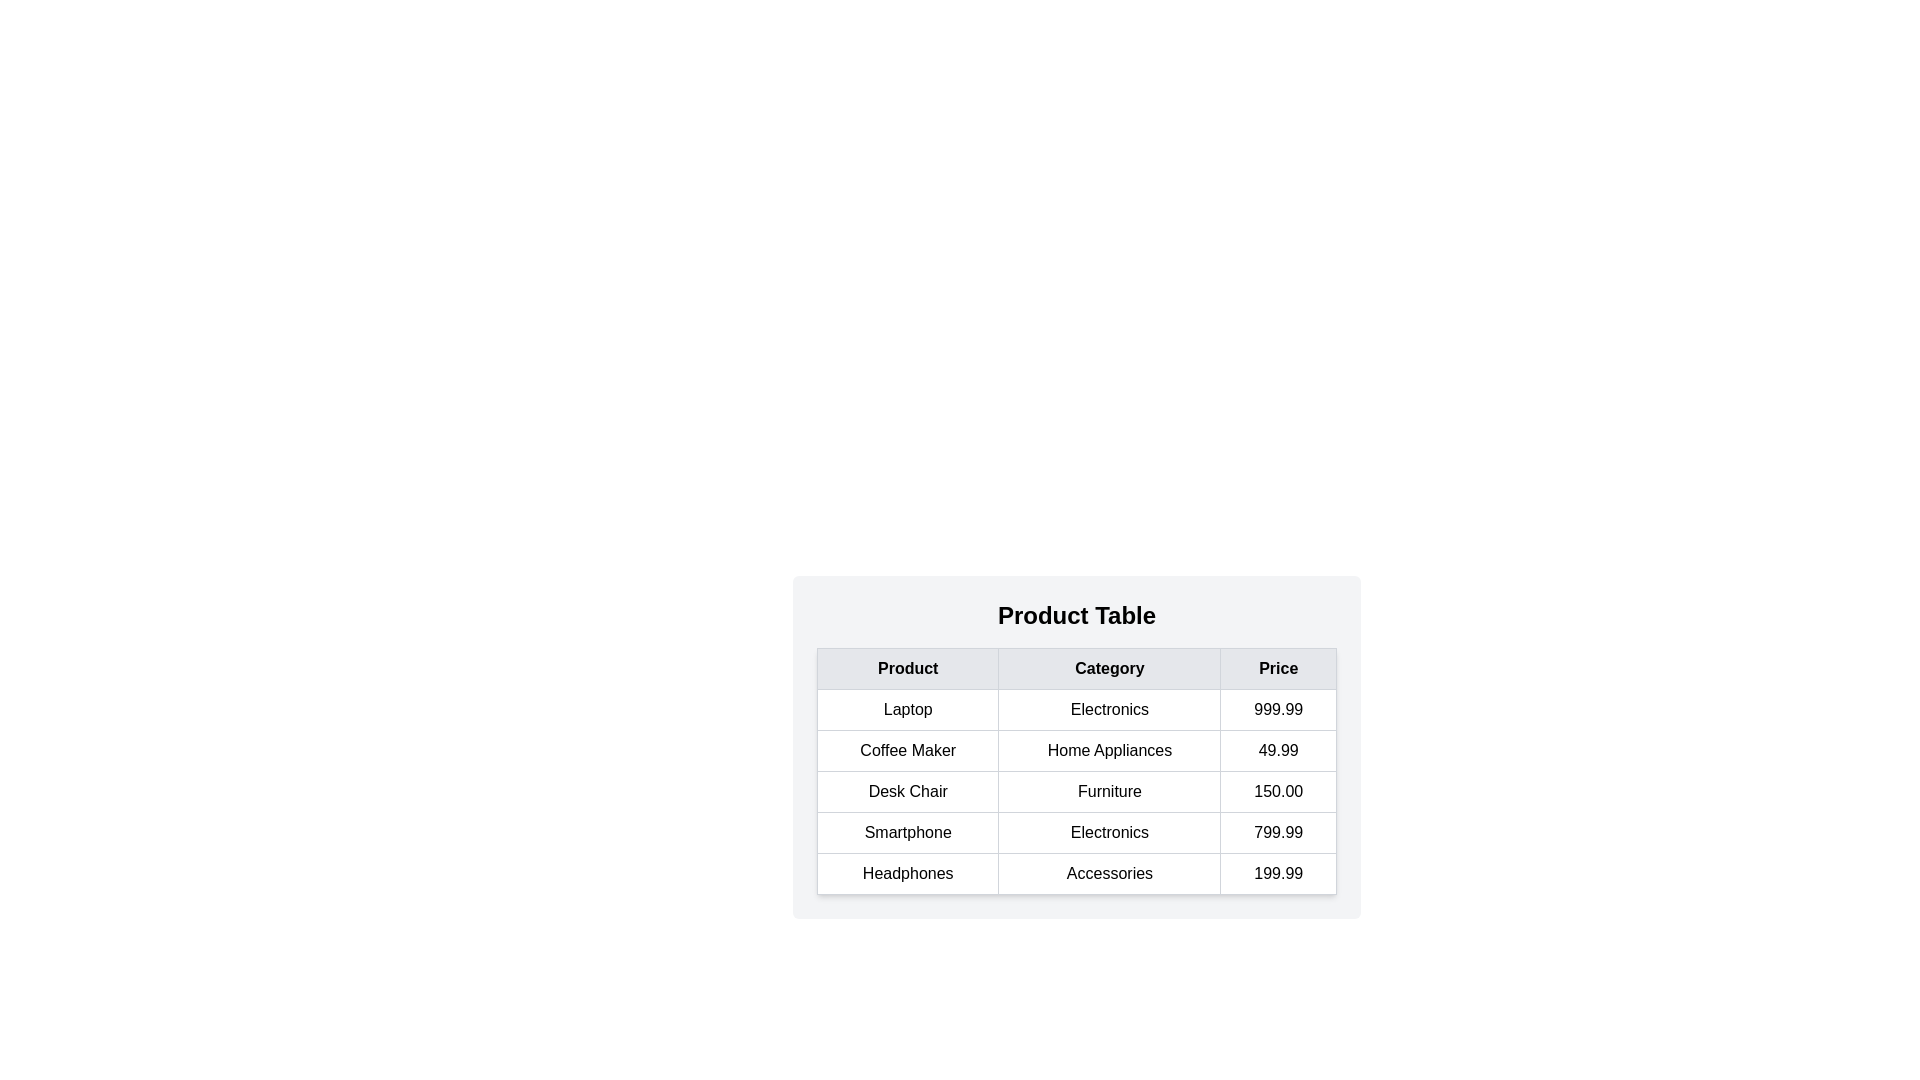  What do you see at coordinates (906, 873) in the screenshot?
I see `the text label displaying the product name 'Headphones', which is located as the first cell in the last row under the 'Product' column of the table` at bounding box center [906, 873].